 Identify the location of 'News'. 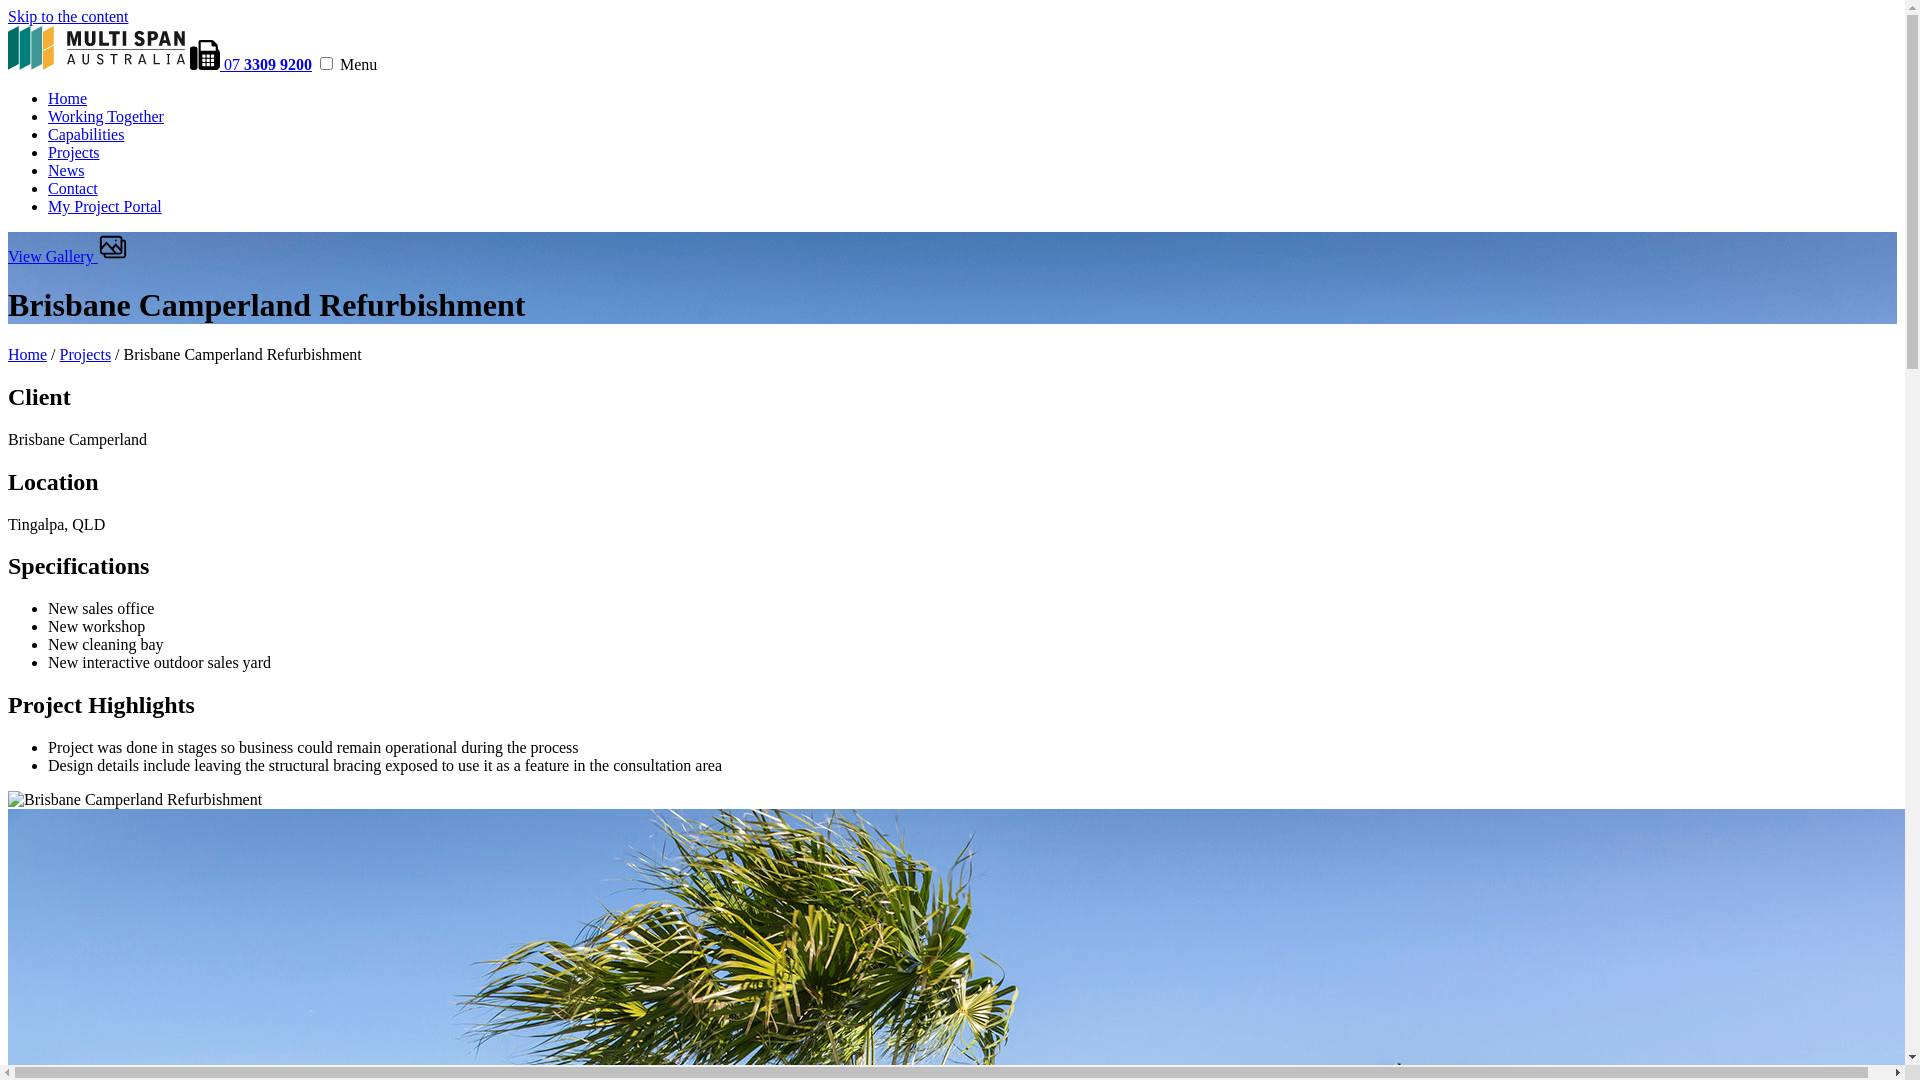
(66, 169).